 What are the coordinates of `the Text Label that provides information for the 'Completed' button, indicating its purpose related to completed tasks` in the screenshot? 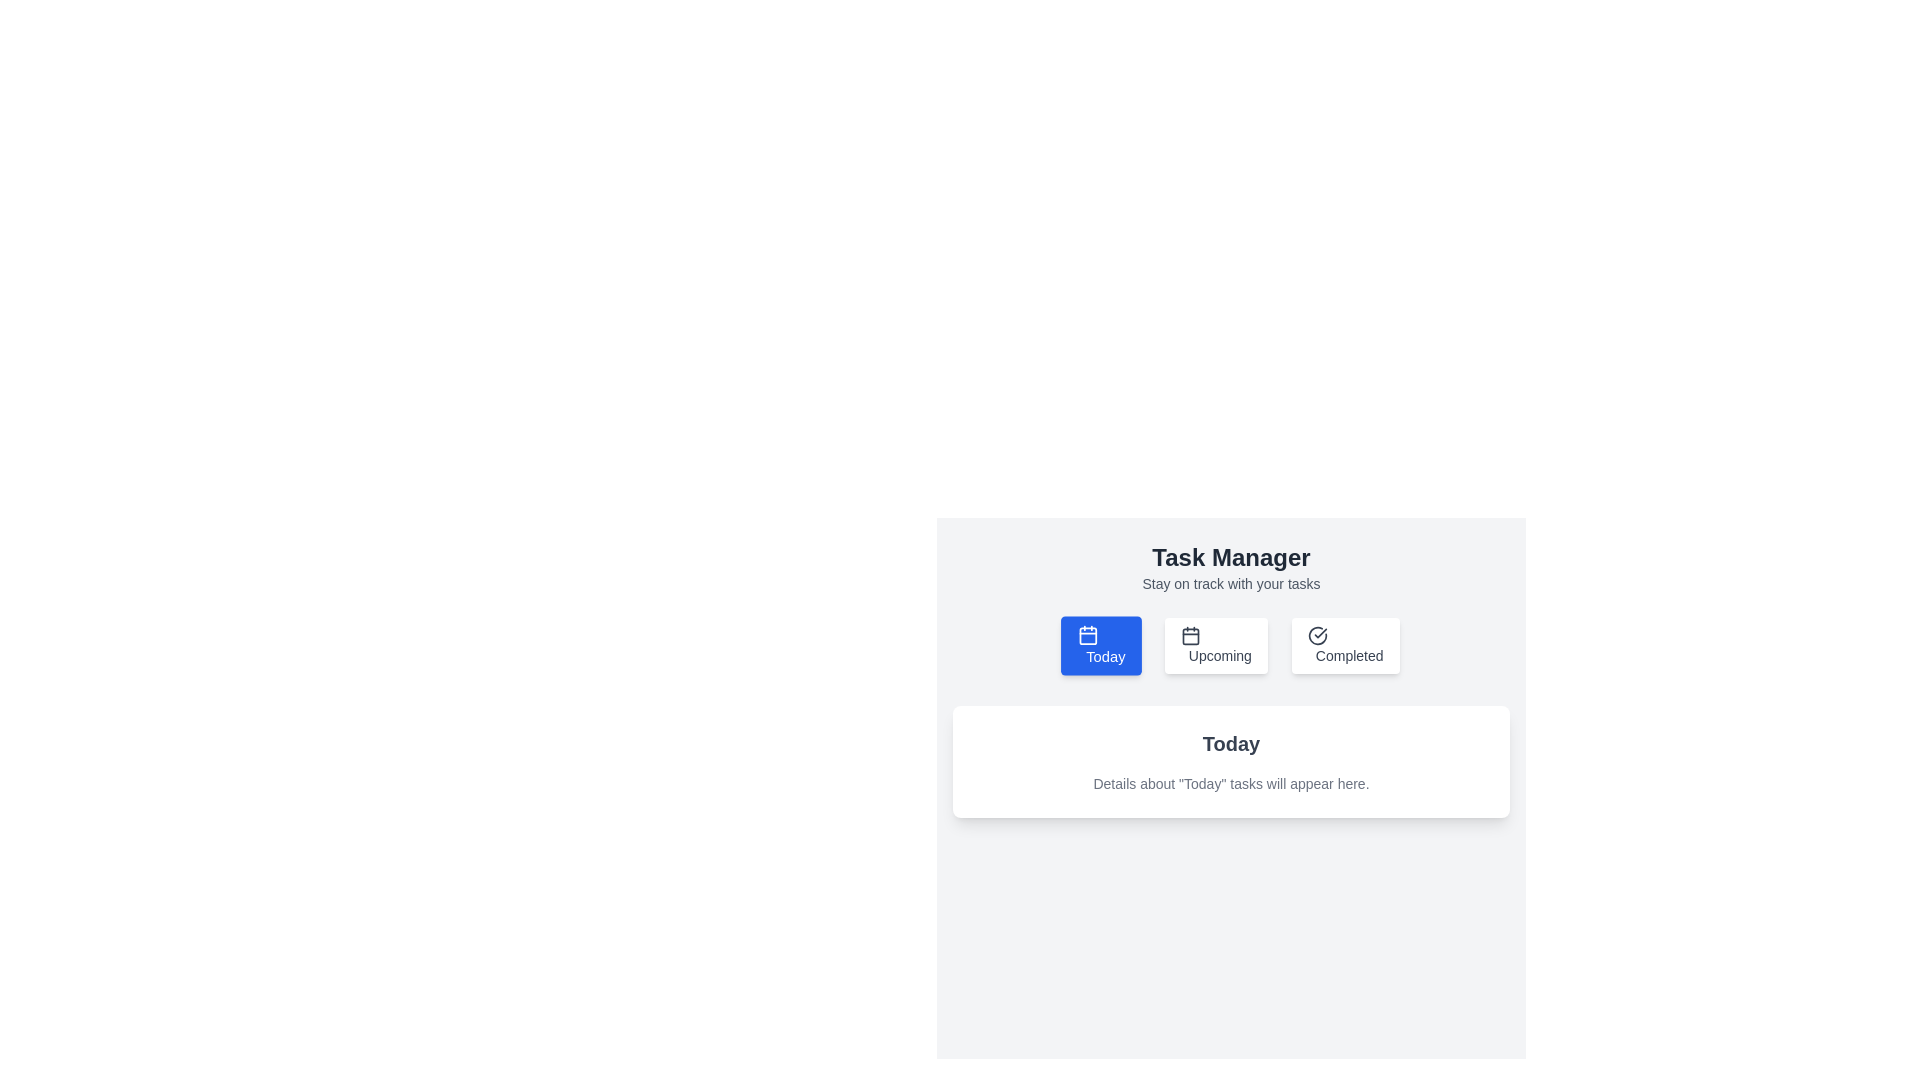 It's located at (1349, 655).